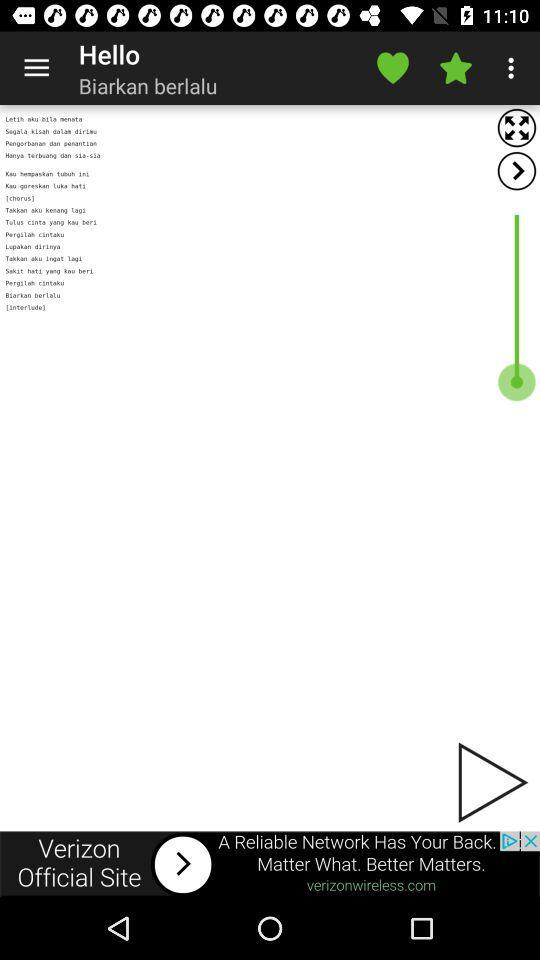  I want to click on the fullscreen icon, so click(516, 127).